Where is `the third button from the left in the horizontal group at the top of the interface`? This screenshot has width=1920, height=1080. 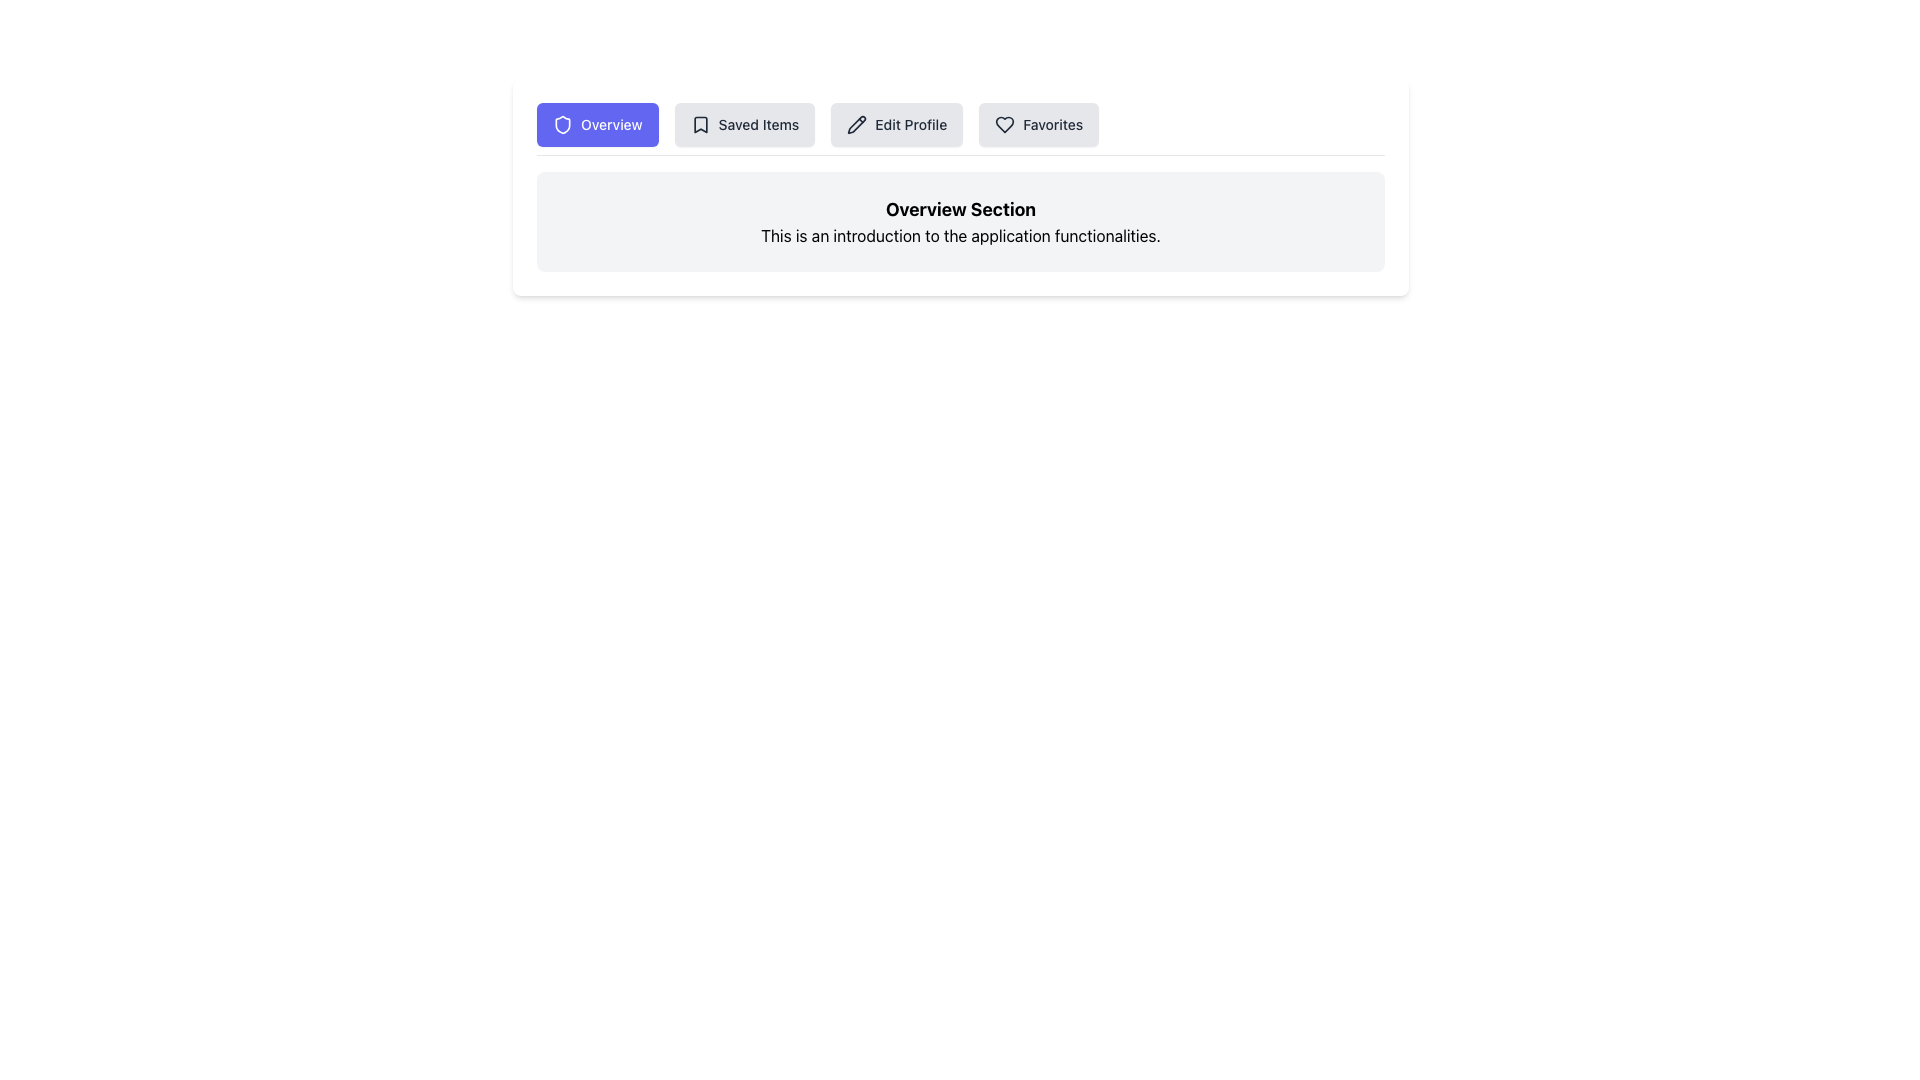 the third button from the left in the horizontal group at the top of the interface is located at coordinates (896, 124).